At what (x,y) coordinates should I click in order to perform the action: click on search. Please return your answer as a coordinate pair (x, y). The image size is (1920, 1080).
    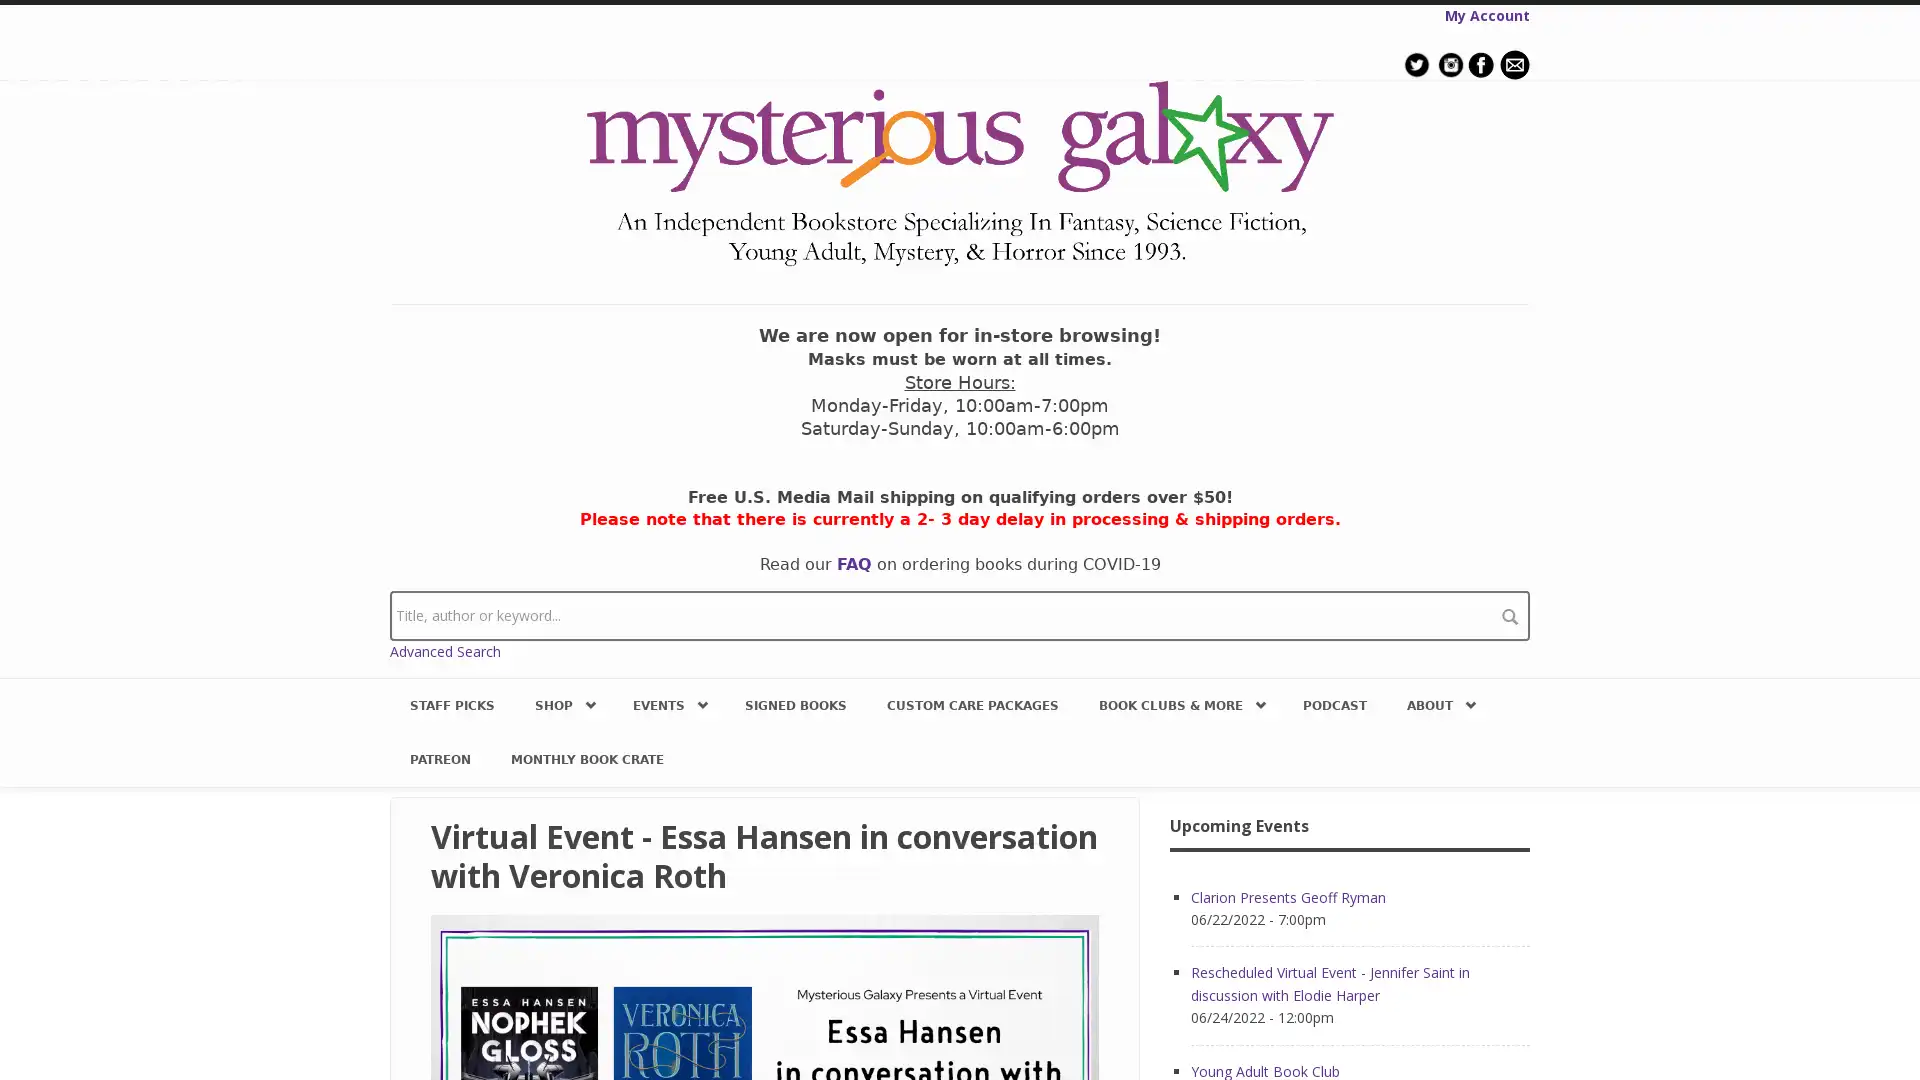
    Looking at the image, I should click on (1510, 615).